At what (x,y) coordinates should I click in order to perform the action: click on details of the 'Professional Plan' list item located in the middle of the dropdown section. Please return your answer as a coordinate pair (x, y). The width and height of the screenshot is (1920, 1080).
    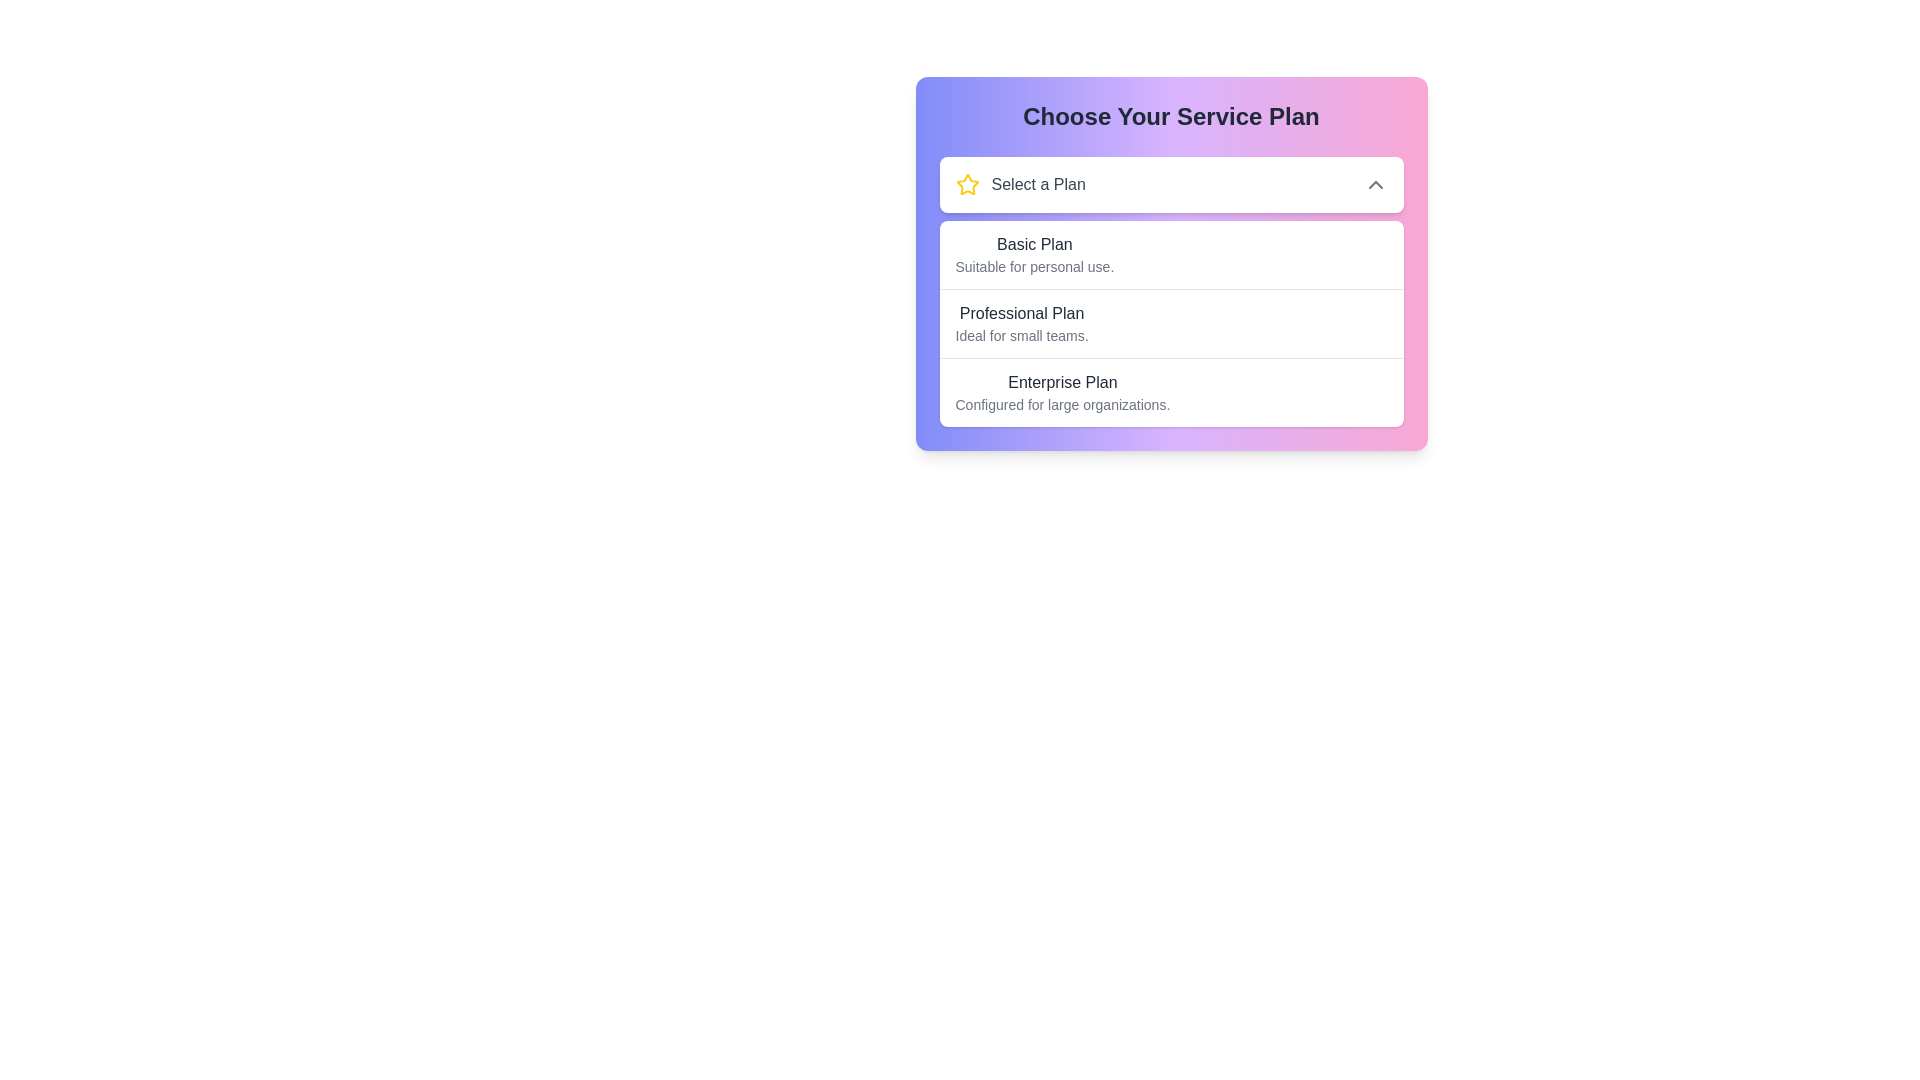
    Looking at the image, I should click on (1171, 323).